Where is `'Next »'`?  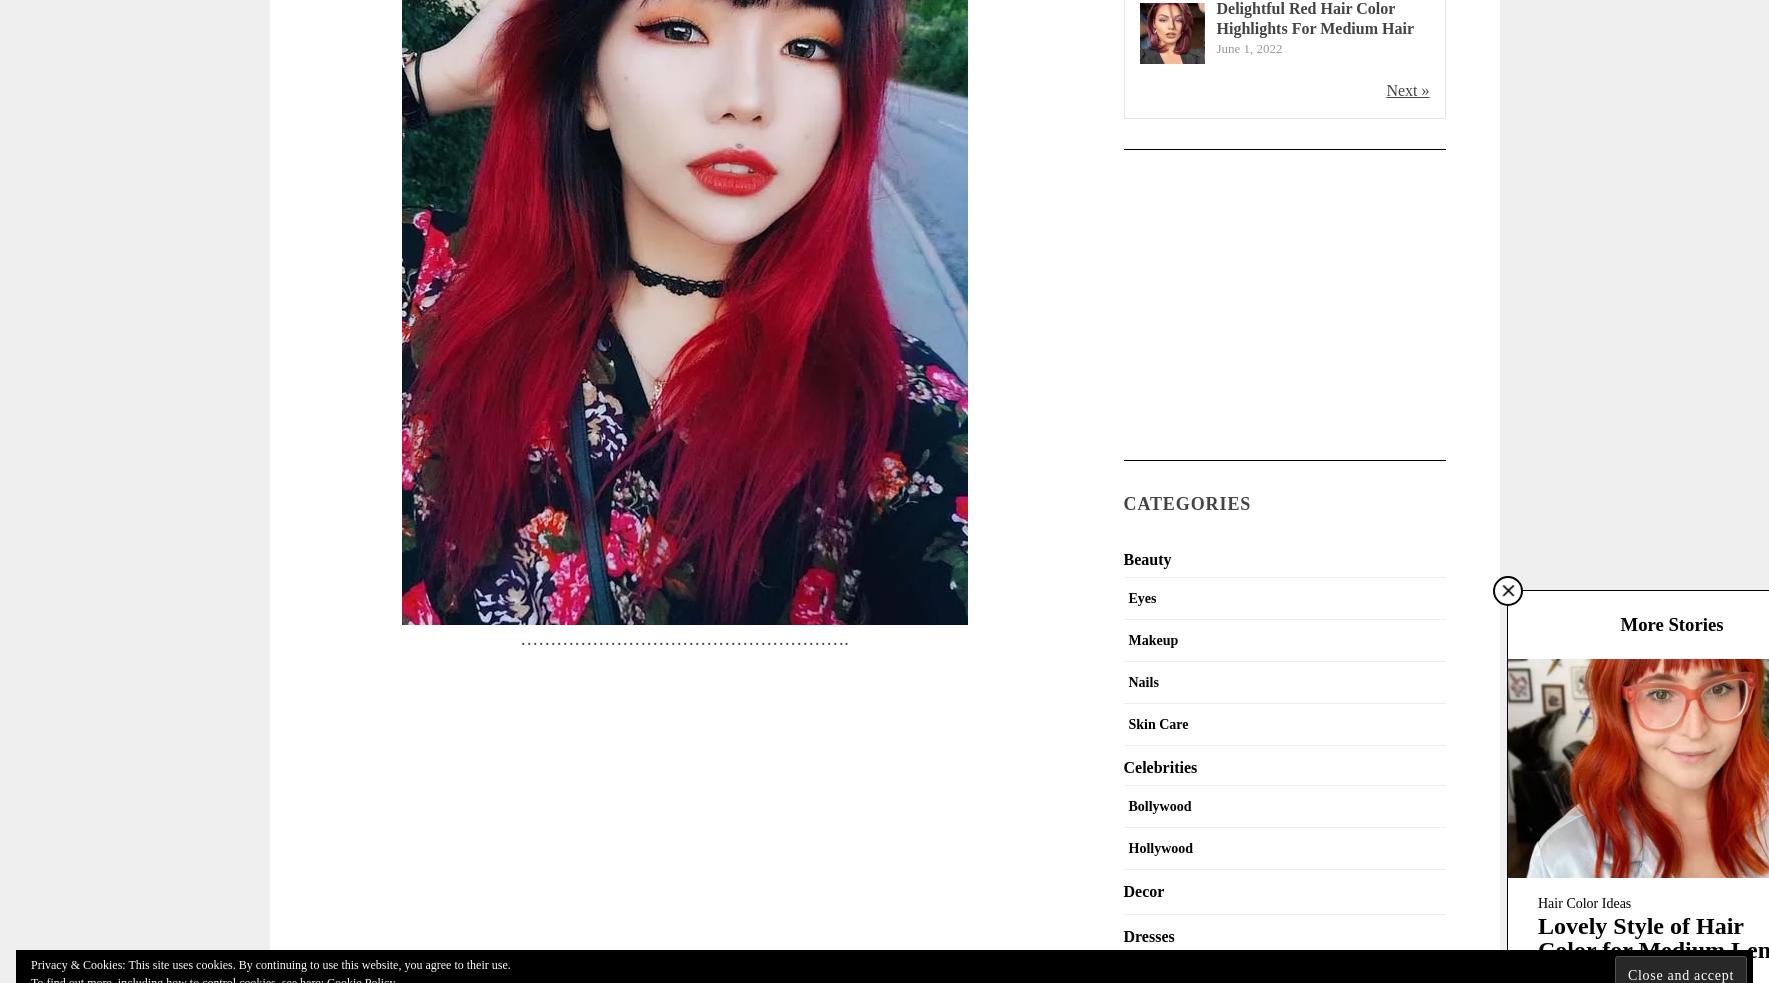 'Next »' is located at coordinates (1386, 88).